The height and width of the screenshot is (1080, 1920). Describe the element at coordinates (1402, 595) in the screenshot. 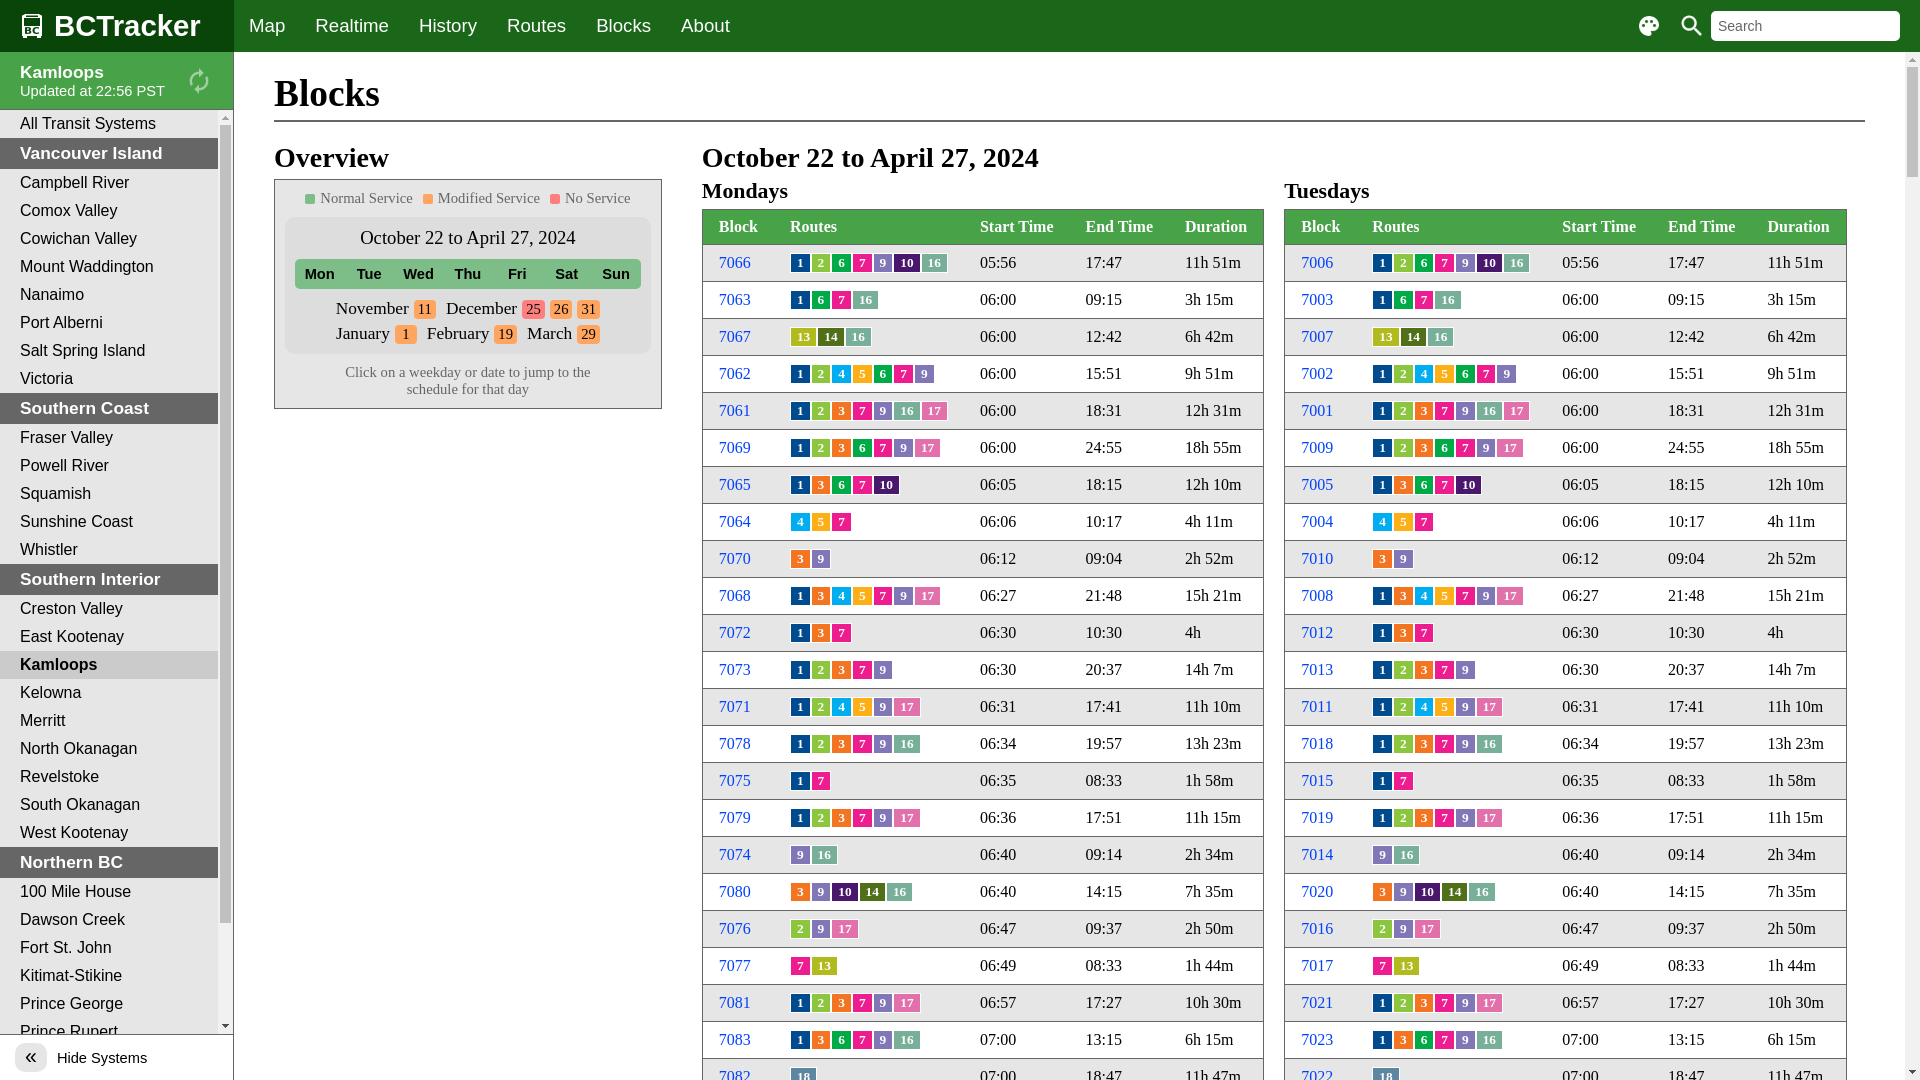

I see `'3'` at that location.